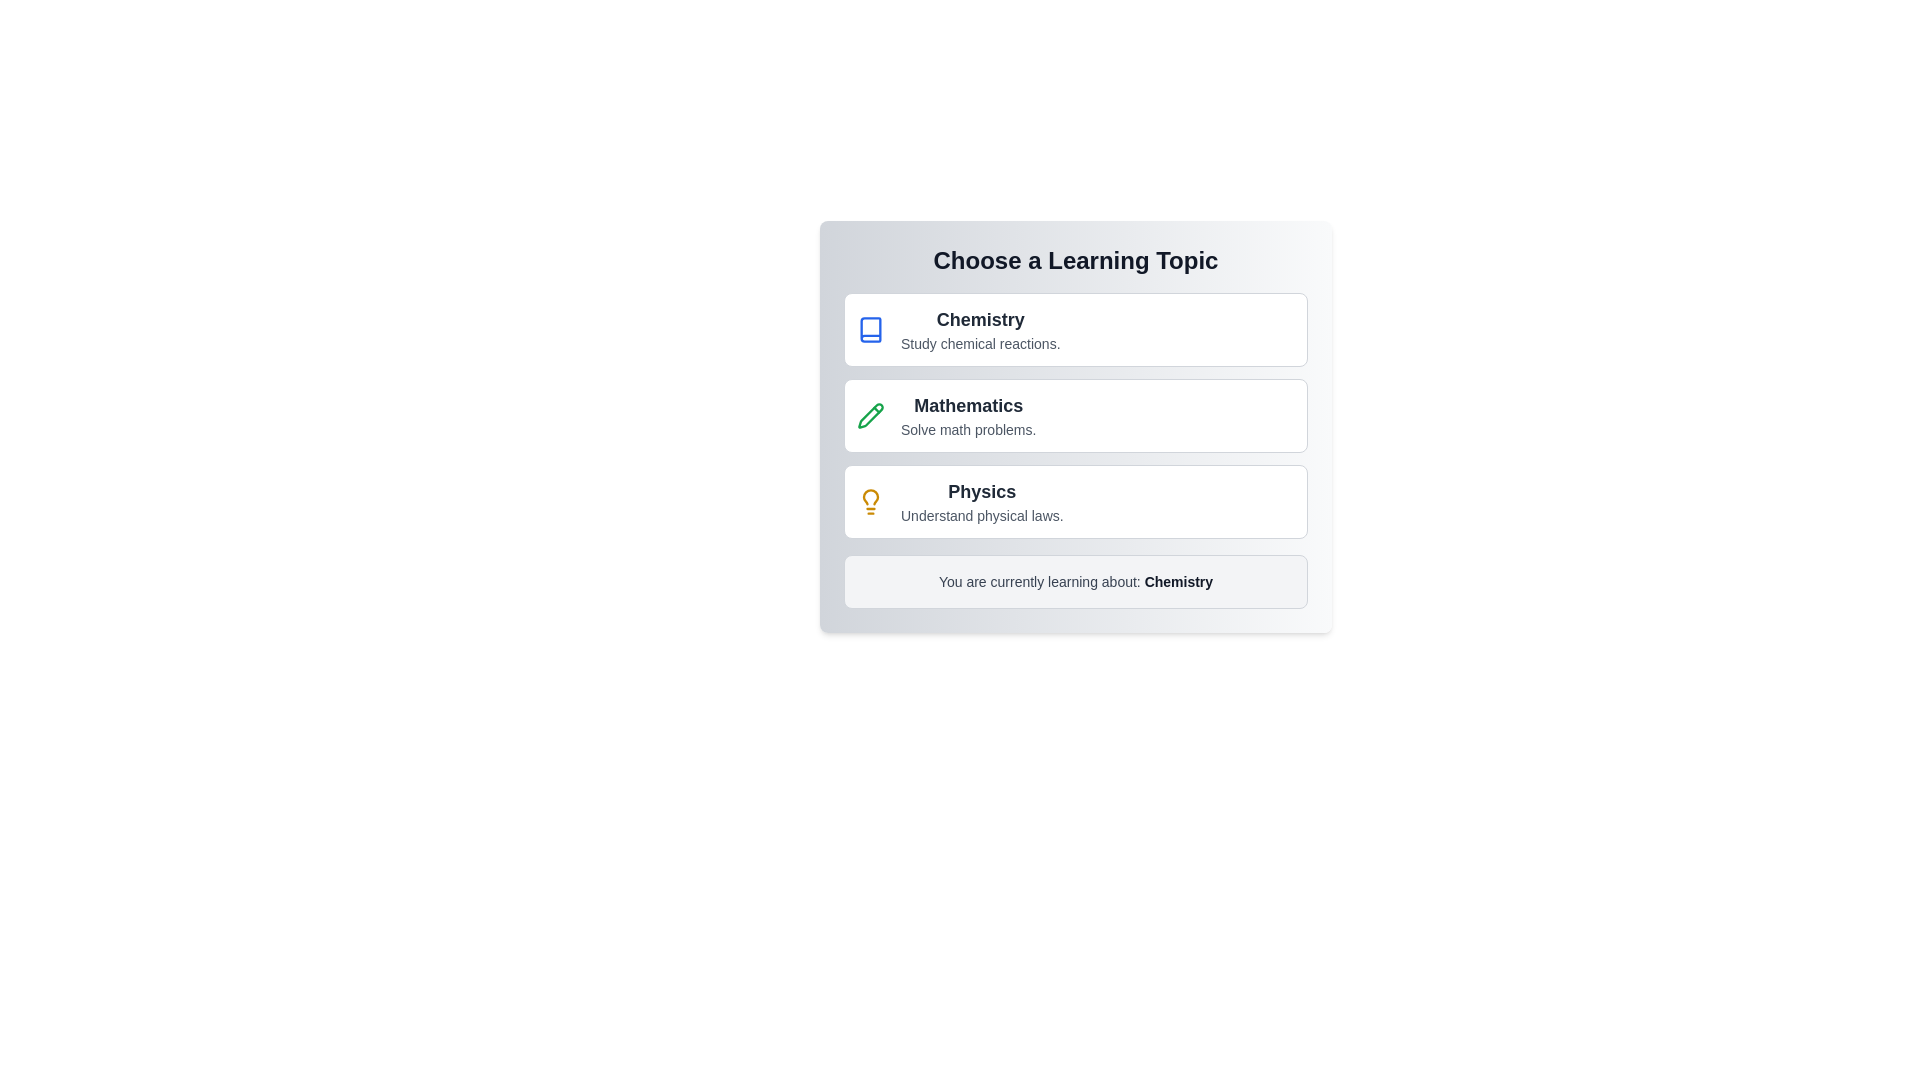 This screenshot has height=1080, width=1920. Describe the element at coordinates (1178, 582) in the screenshot. I see `the bold text label that reads 'Chemistry', which is styled with a dark color and located at the bottom center of the interface` at that location.